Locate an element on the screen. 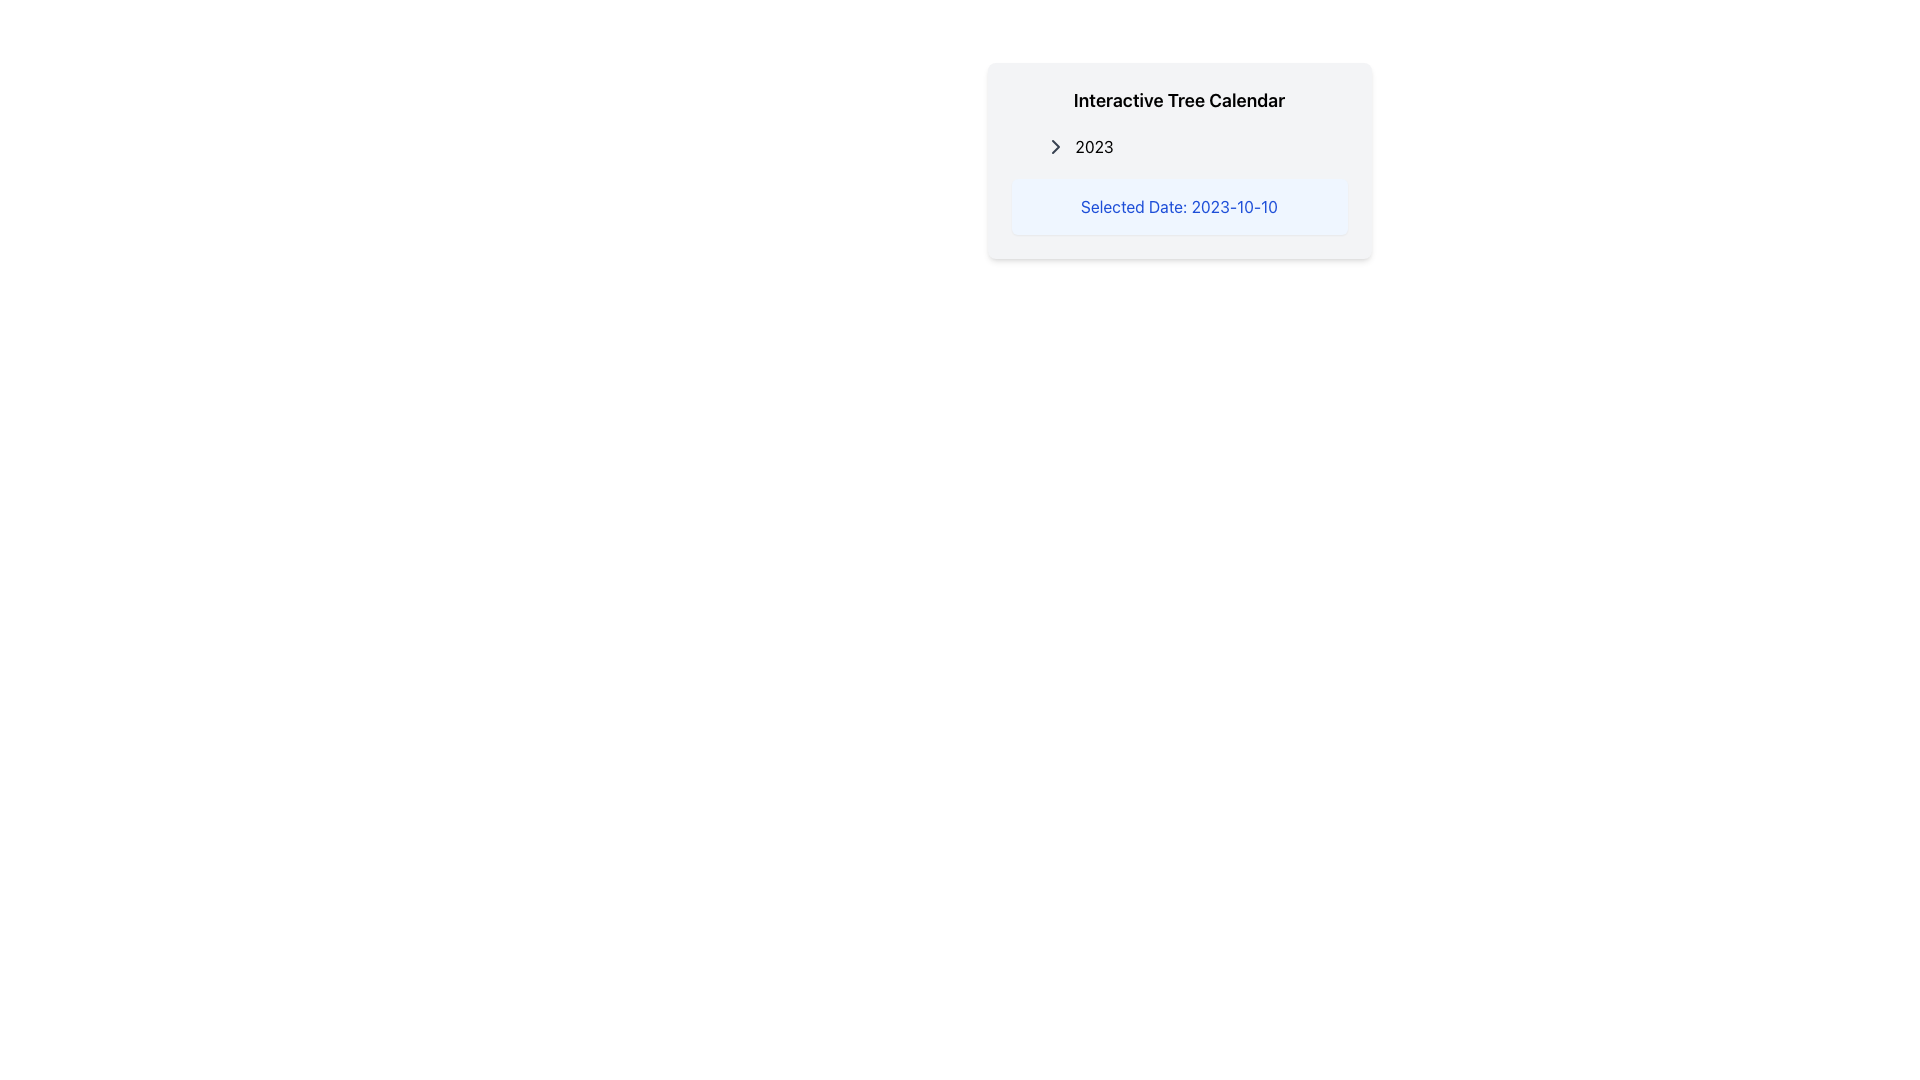  date displayed in the text label that shows the currently selected date, which is located below the 'Interactive Tree Calendar' heading and the text '2023' is located at coordinates (1179, 207).